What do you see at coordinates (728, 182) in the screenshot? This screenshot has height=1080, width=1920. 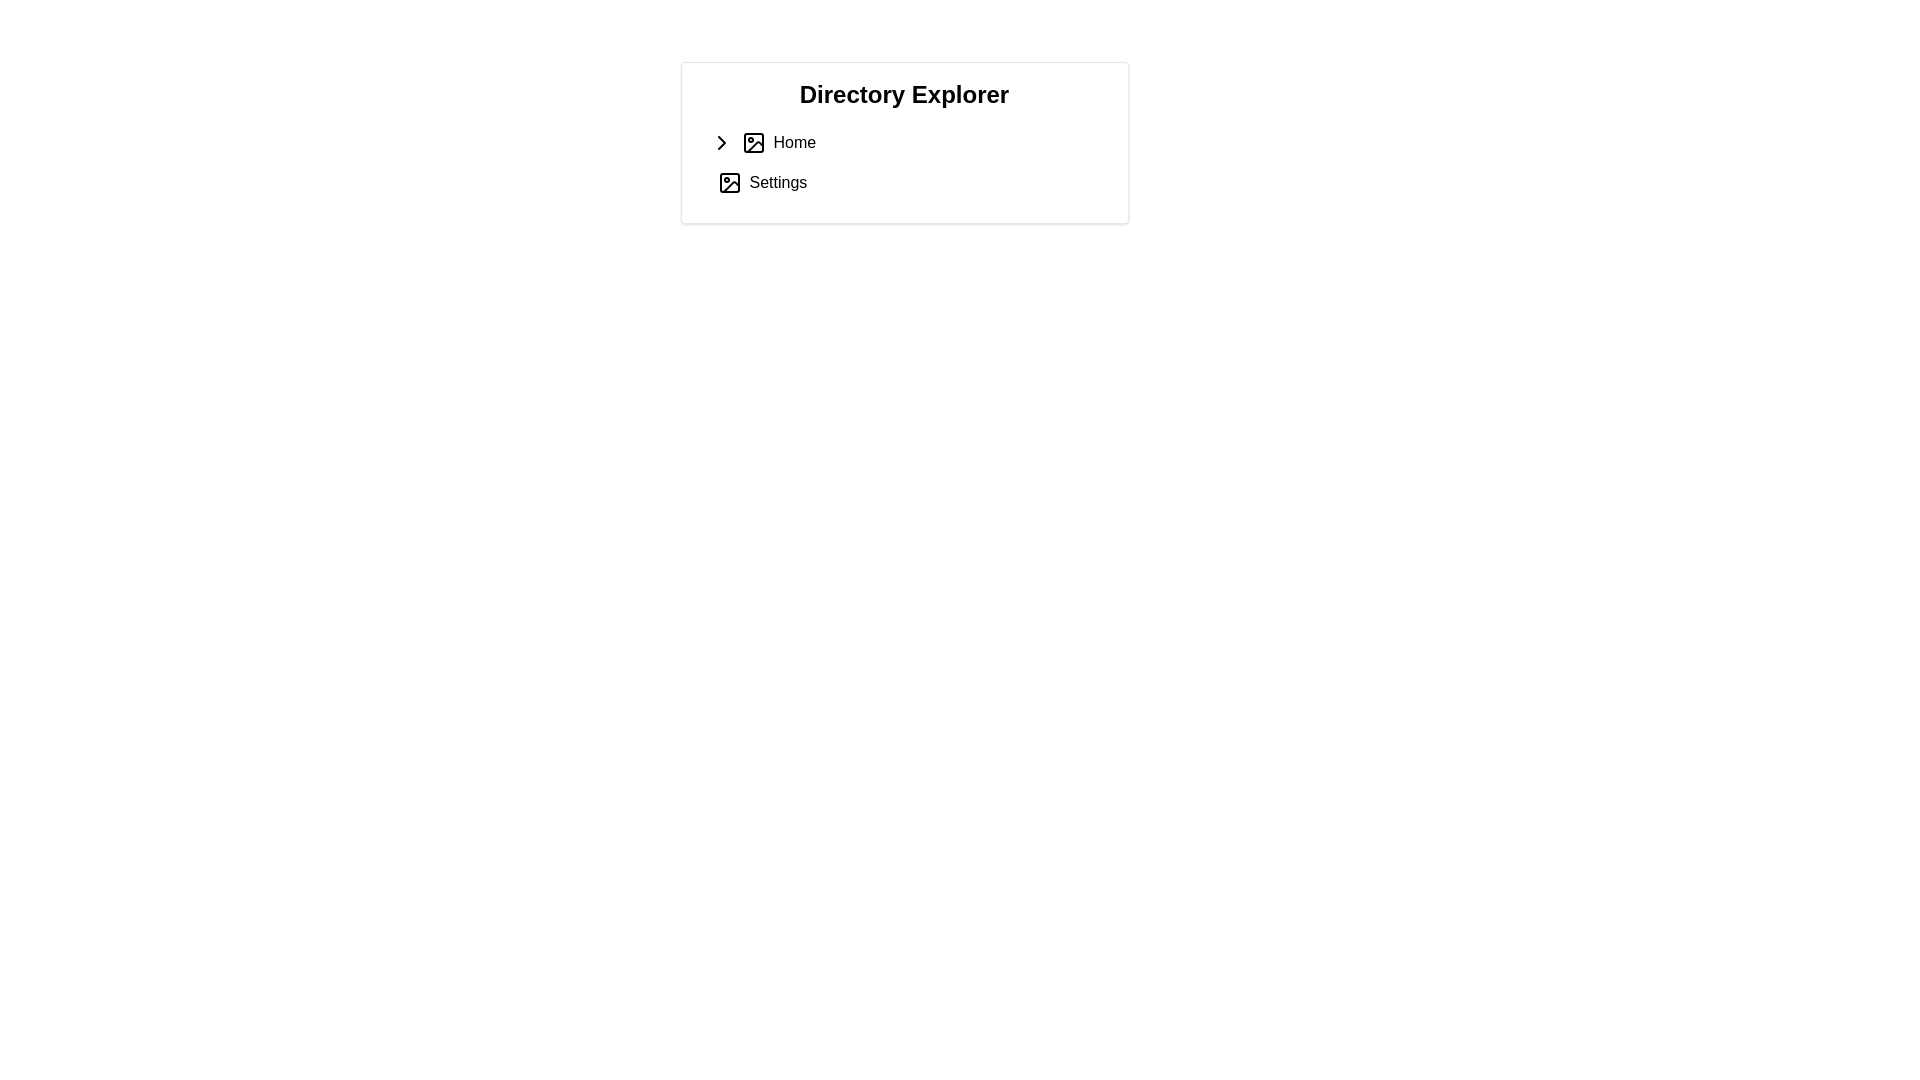 I see `the graphic icon resembling a square next to the 'Settings' label in the 'Directory Explorer' section` at bounding box center [728, 182].